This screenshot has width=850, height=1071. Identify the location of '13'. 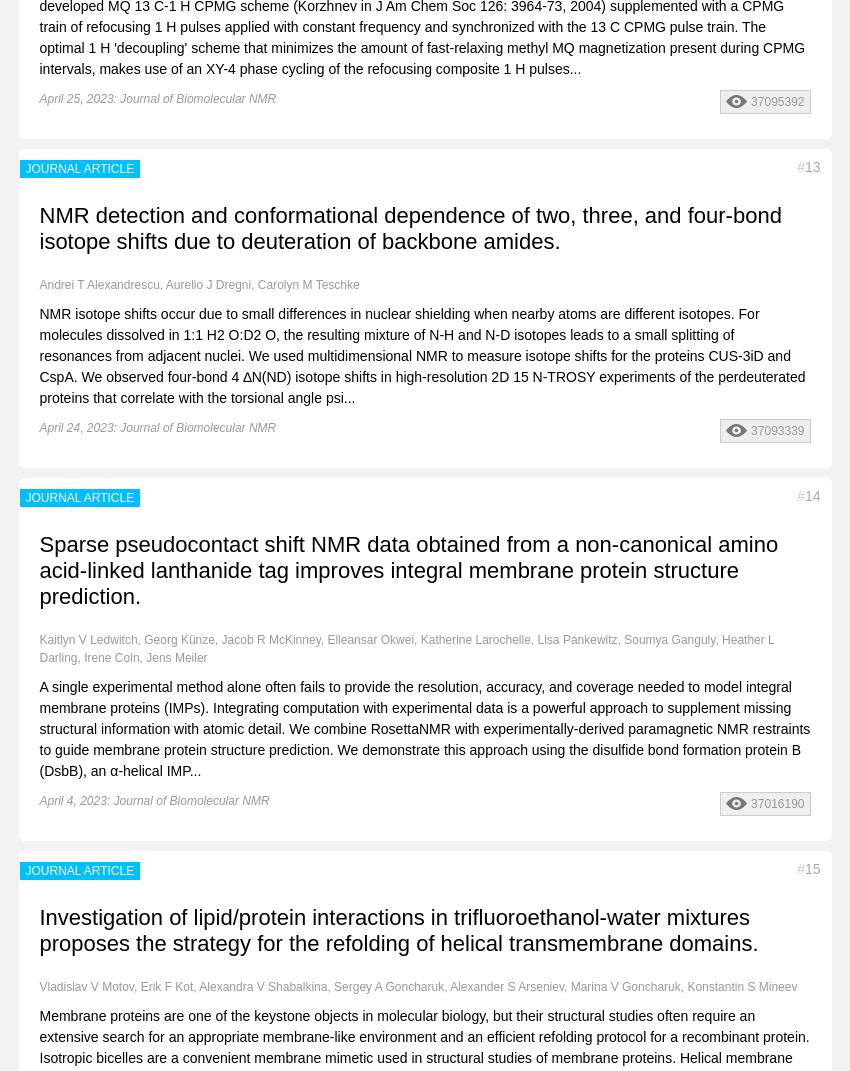
(812, 165).